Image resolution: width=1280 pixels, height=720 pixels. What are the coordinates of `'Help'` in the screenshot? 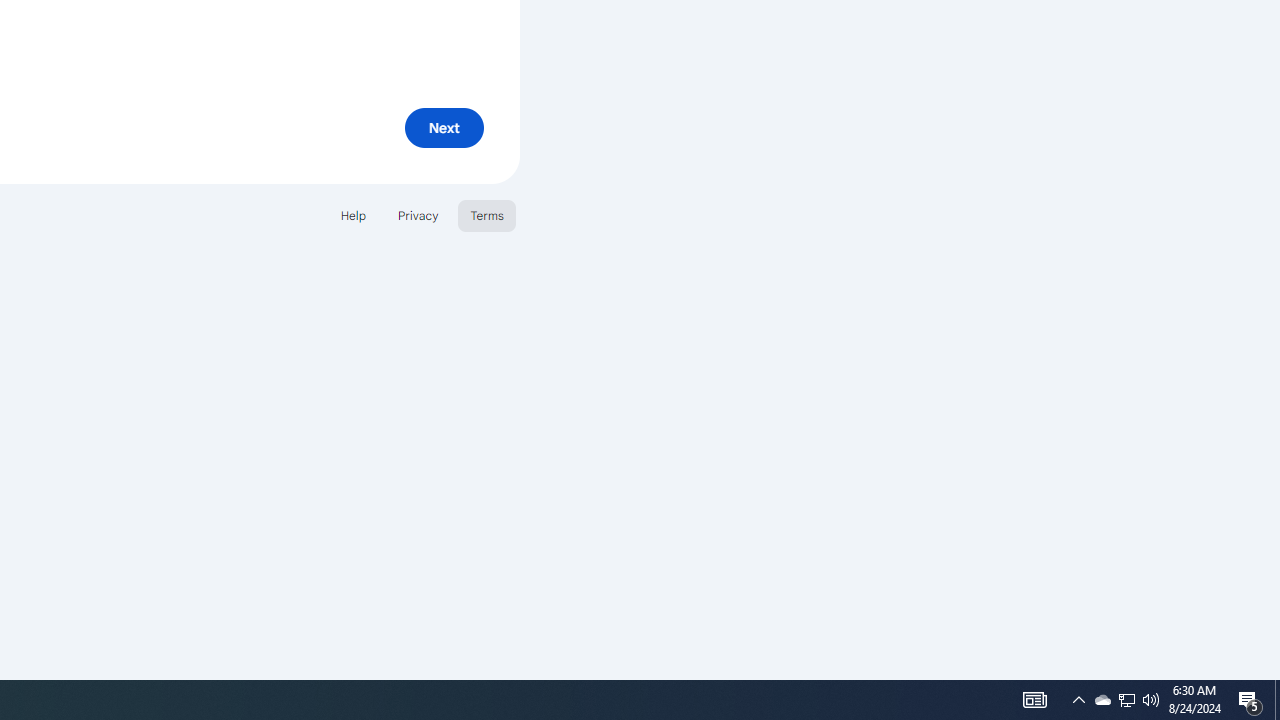 It's located at (352, 215).